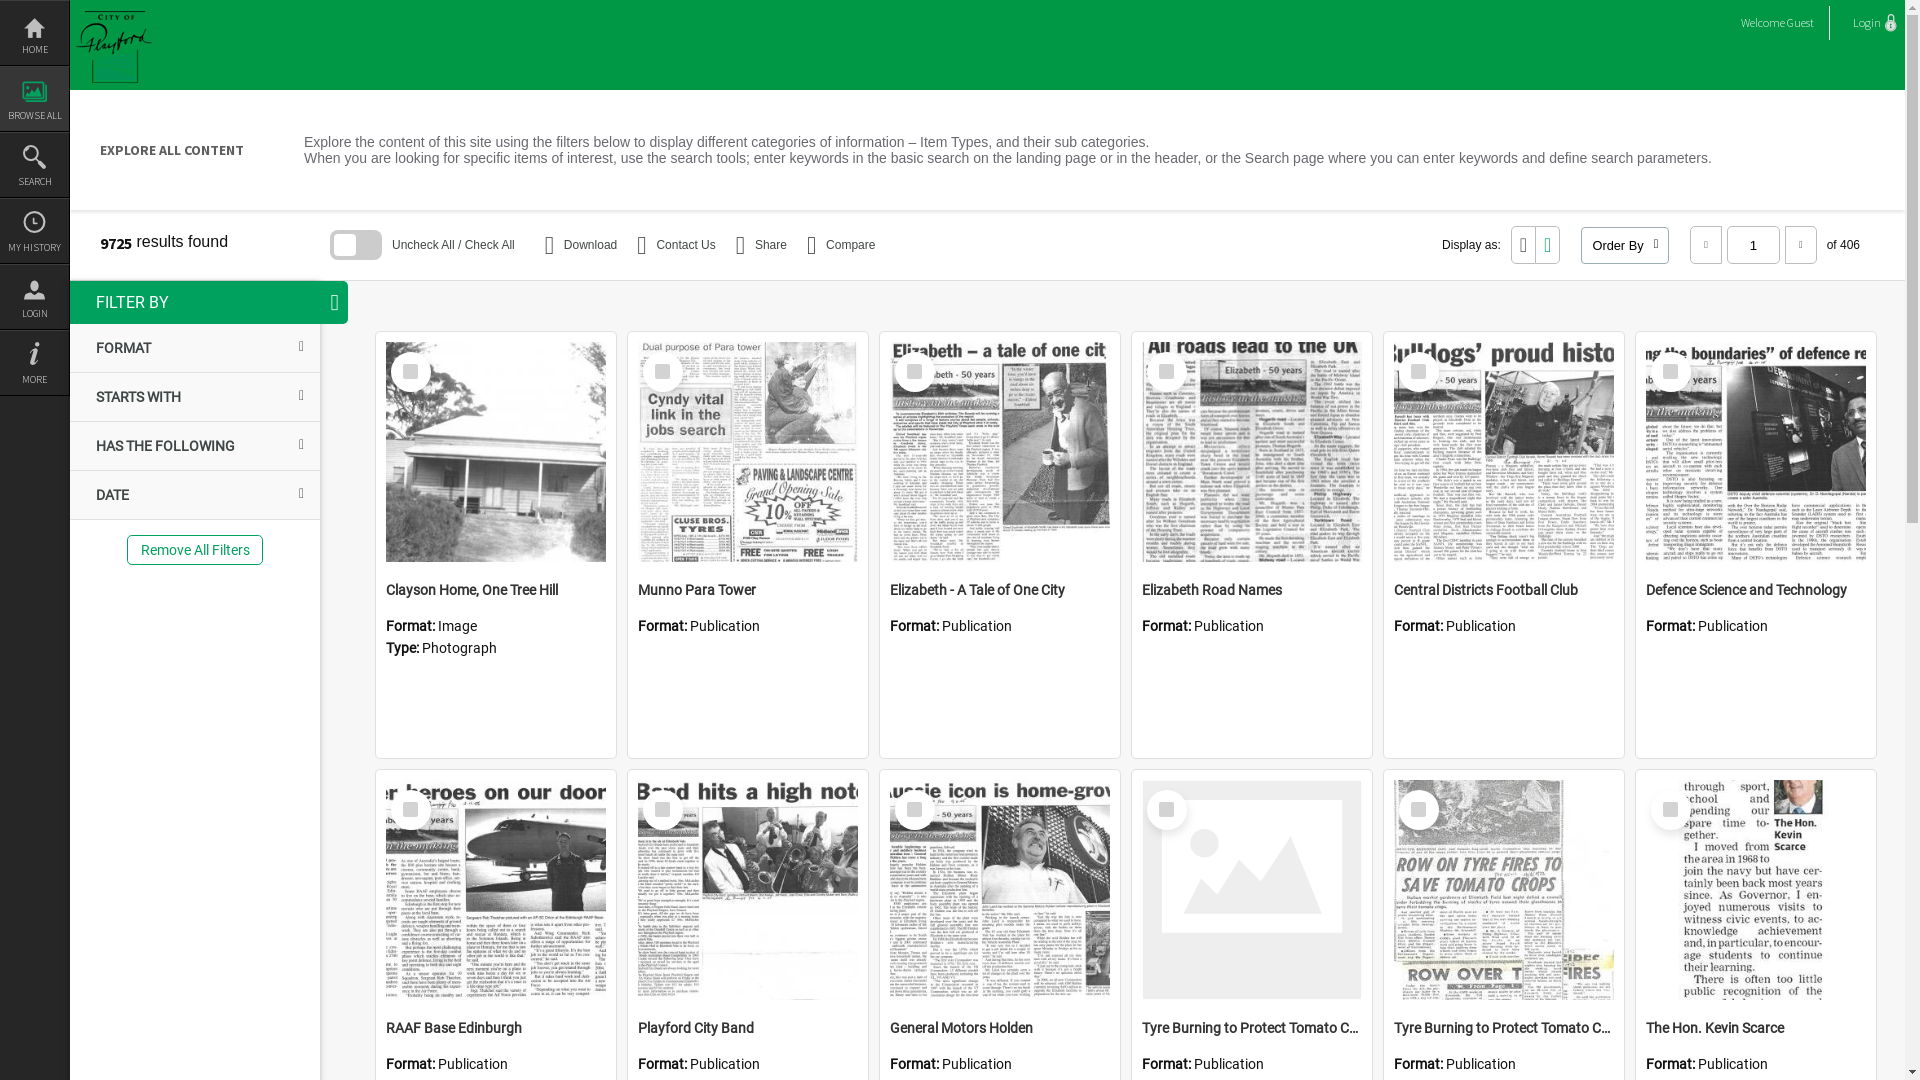 This screenshot has width=1920, height=1080. I want to click on 'HOME', so click(0, 33).